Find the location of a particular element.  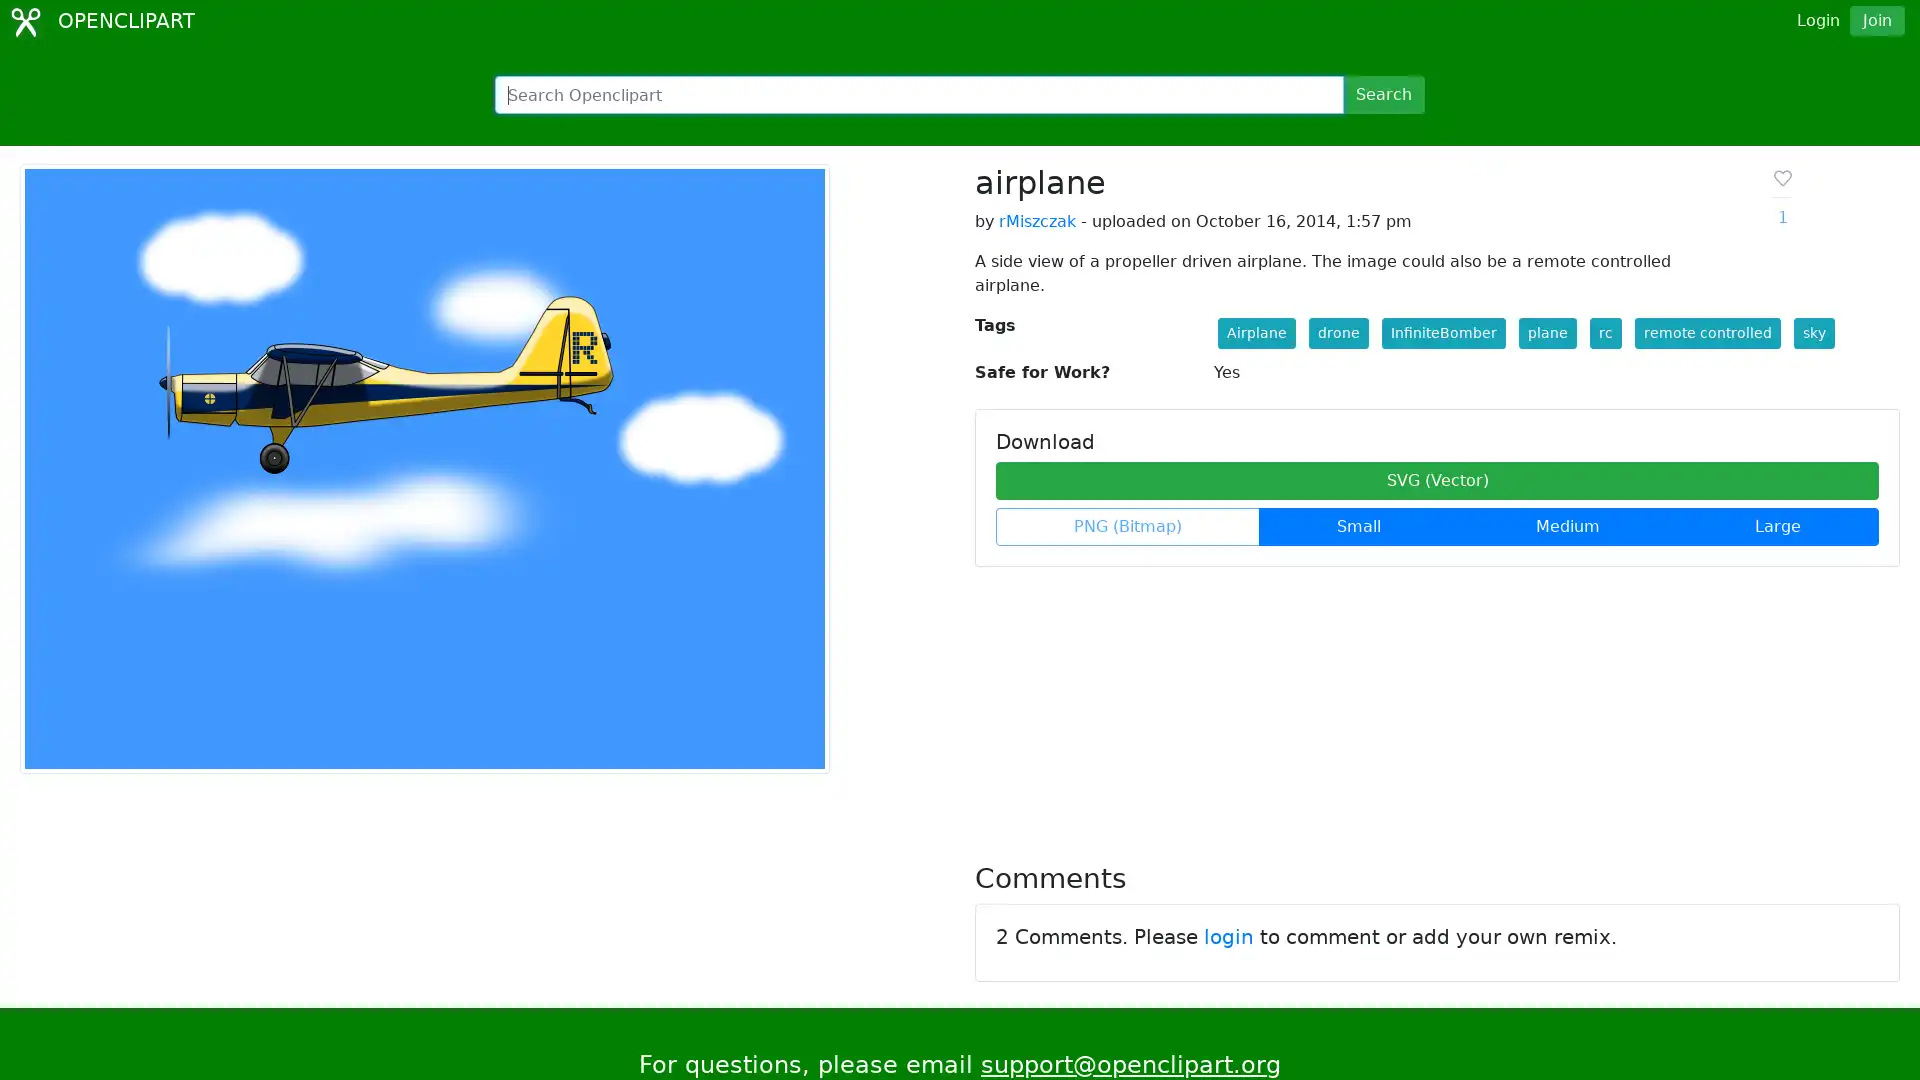

InfiniteBomber is located at coordinates (1443, 332).